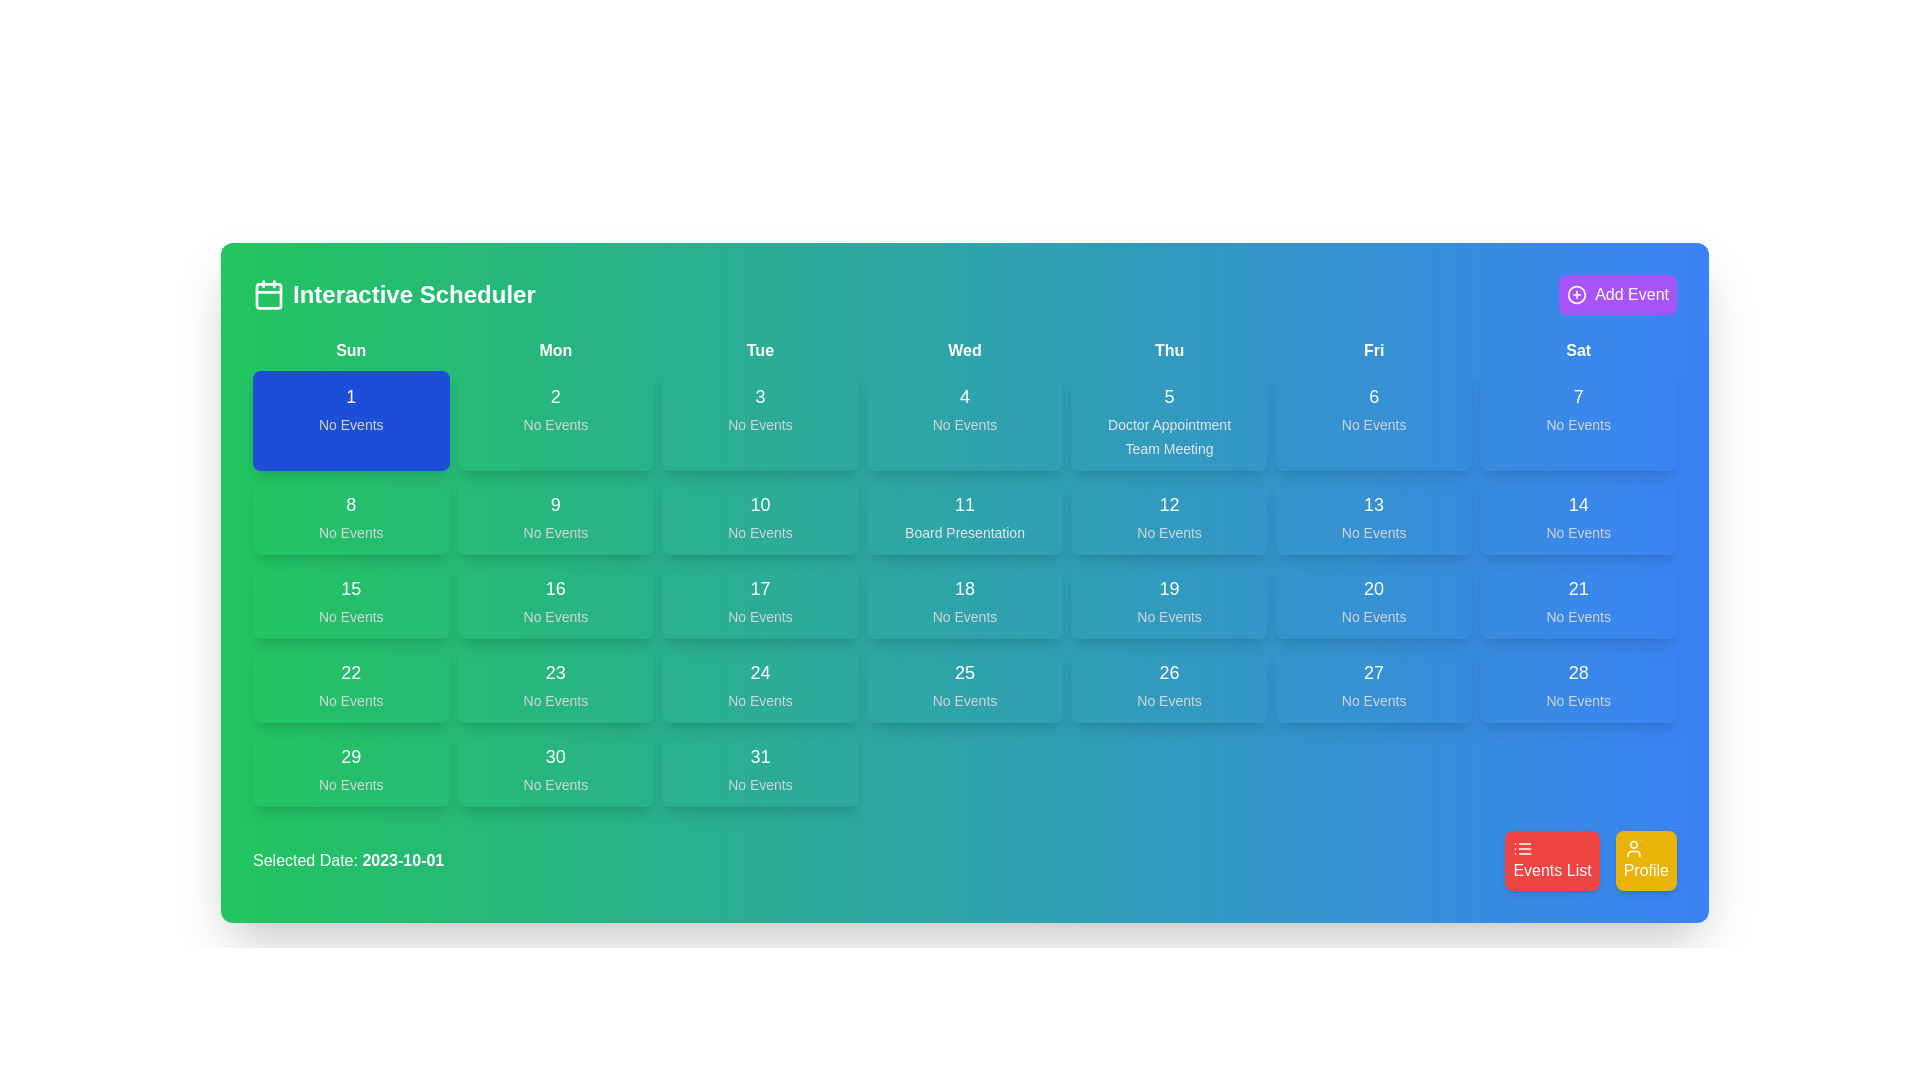 The height and width of the screenshot is (1080, 1920). What do you see at coordinates (1169, 588) in the screenshot?
I see `the static label displaying the text '19' in a prominent white font, which is positioned in the Thursday column of the weekly calendar grid` at bounding box center [1169, 588].